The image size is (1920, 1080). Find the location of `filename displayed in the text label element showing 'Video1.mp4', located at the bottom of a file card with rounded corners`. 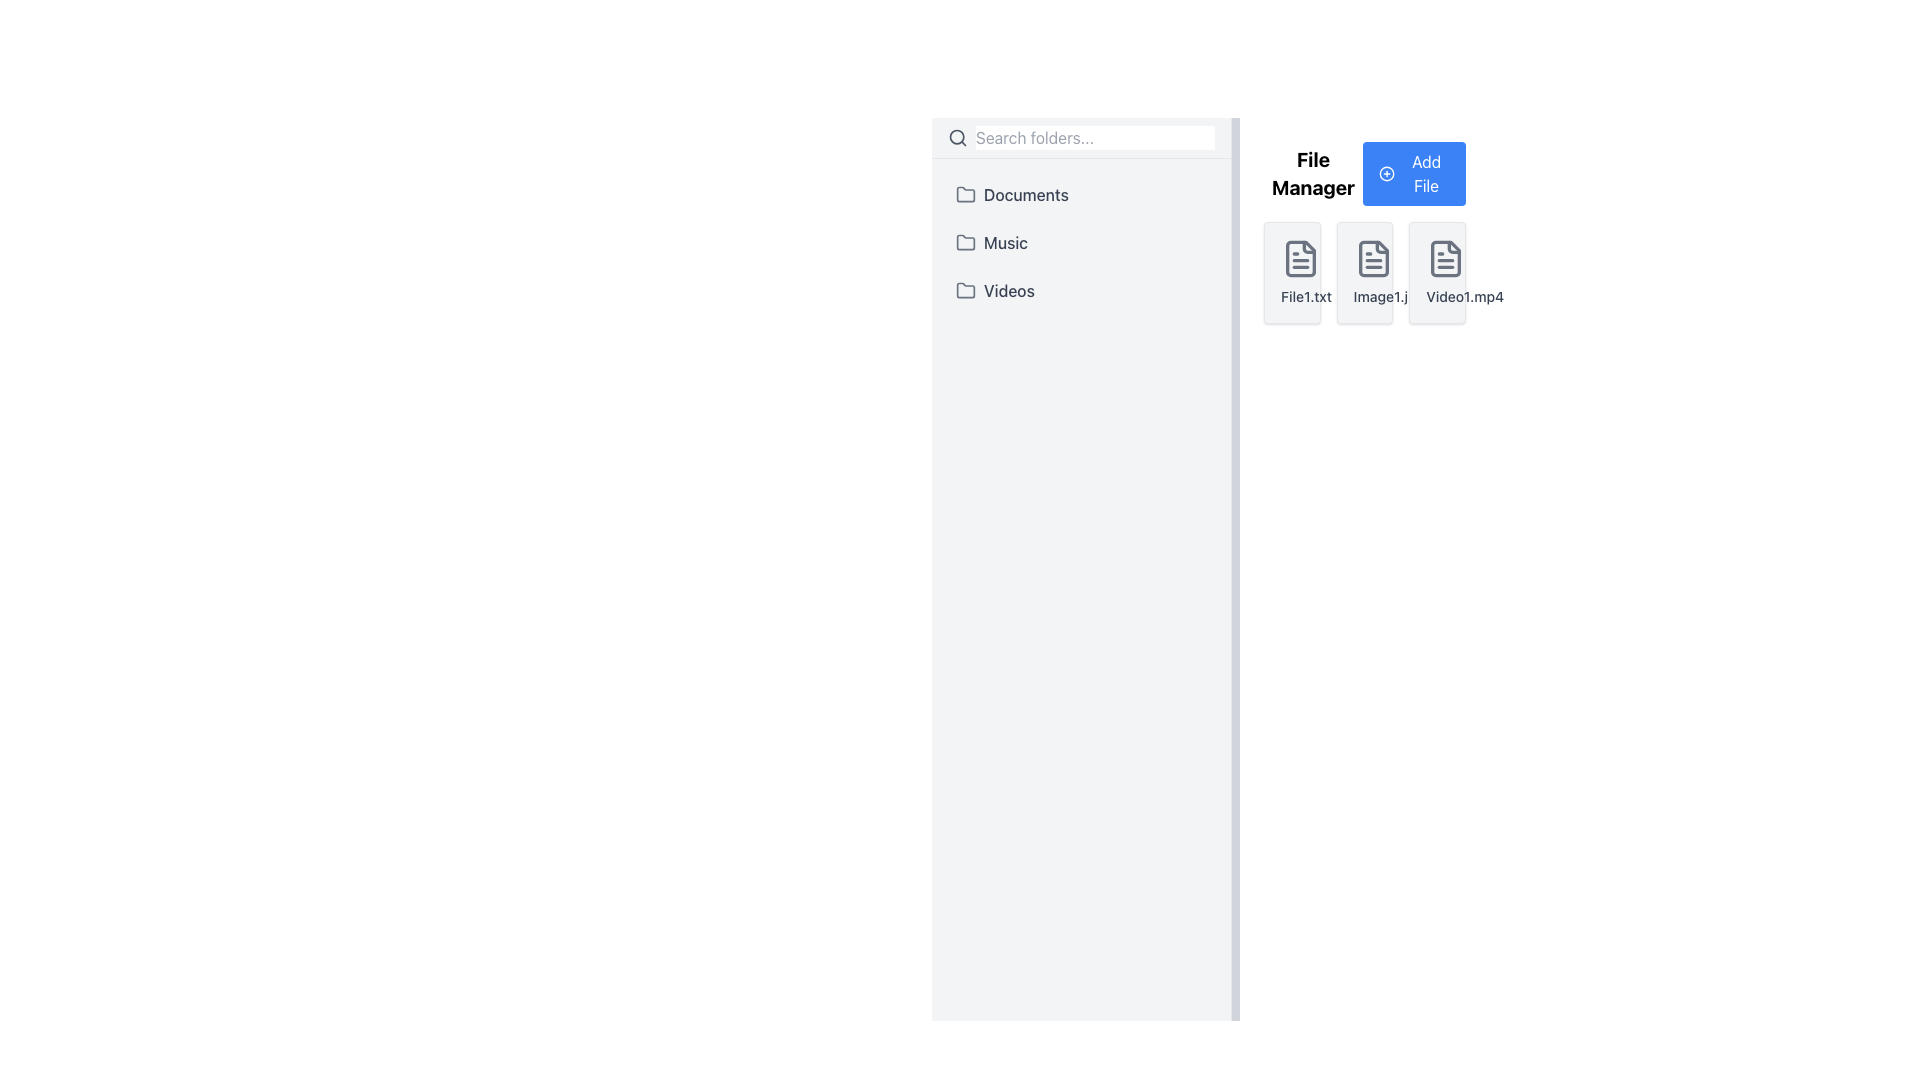

filename displayed in the text label element showing 'Video1.mp4', located at the bottom of a file card with rounded corners is located at coordinates (1436, 297).